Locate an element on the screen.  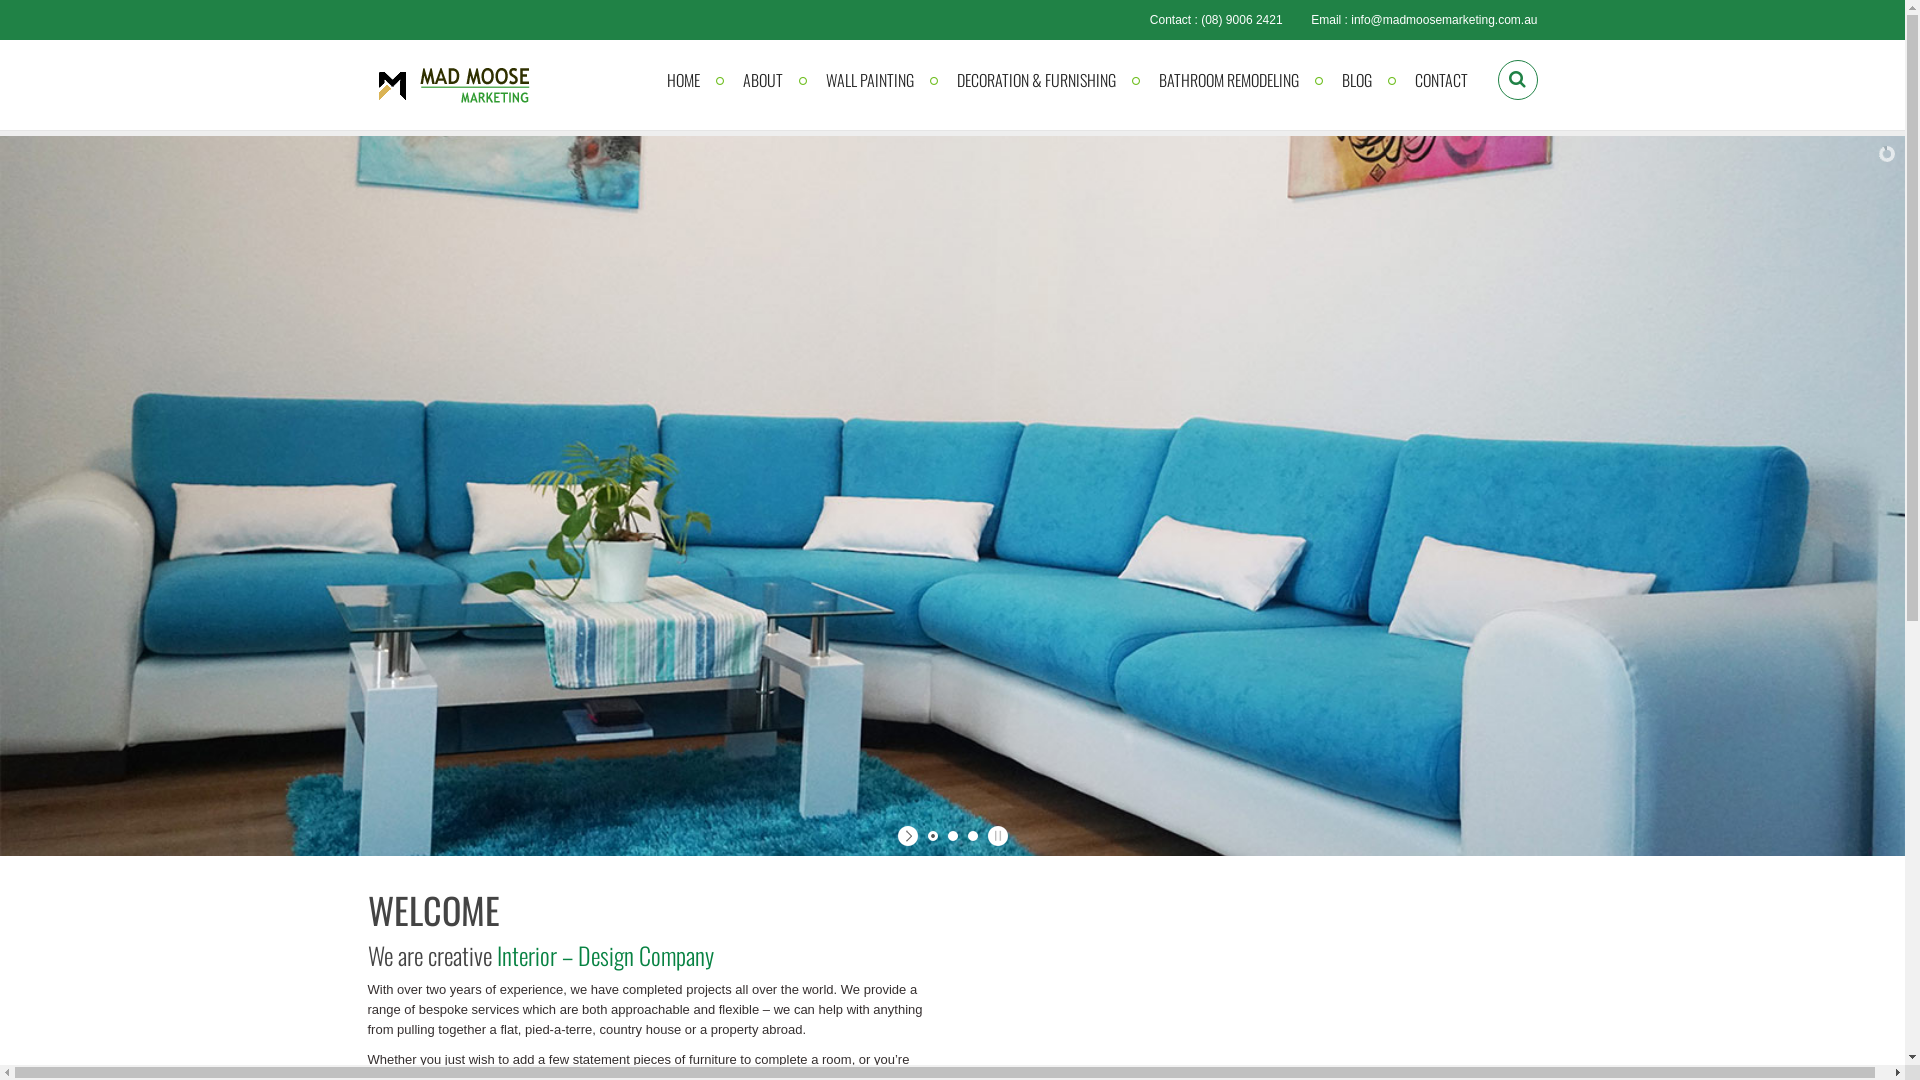
'ABOUT' is located at coordinates (761, 79).